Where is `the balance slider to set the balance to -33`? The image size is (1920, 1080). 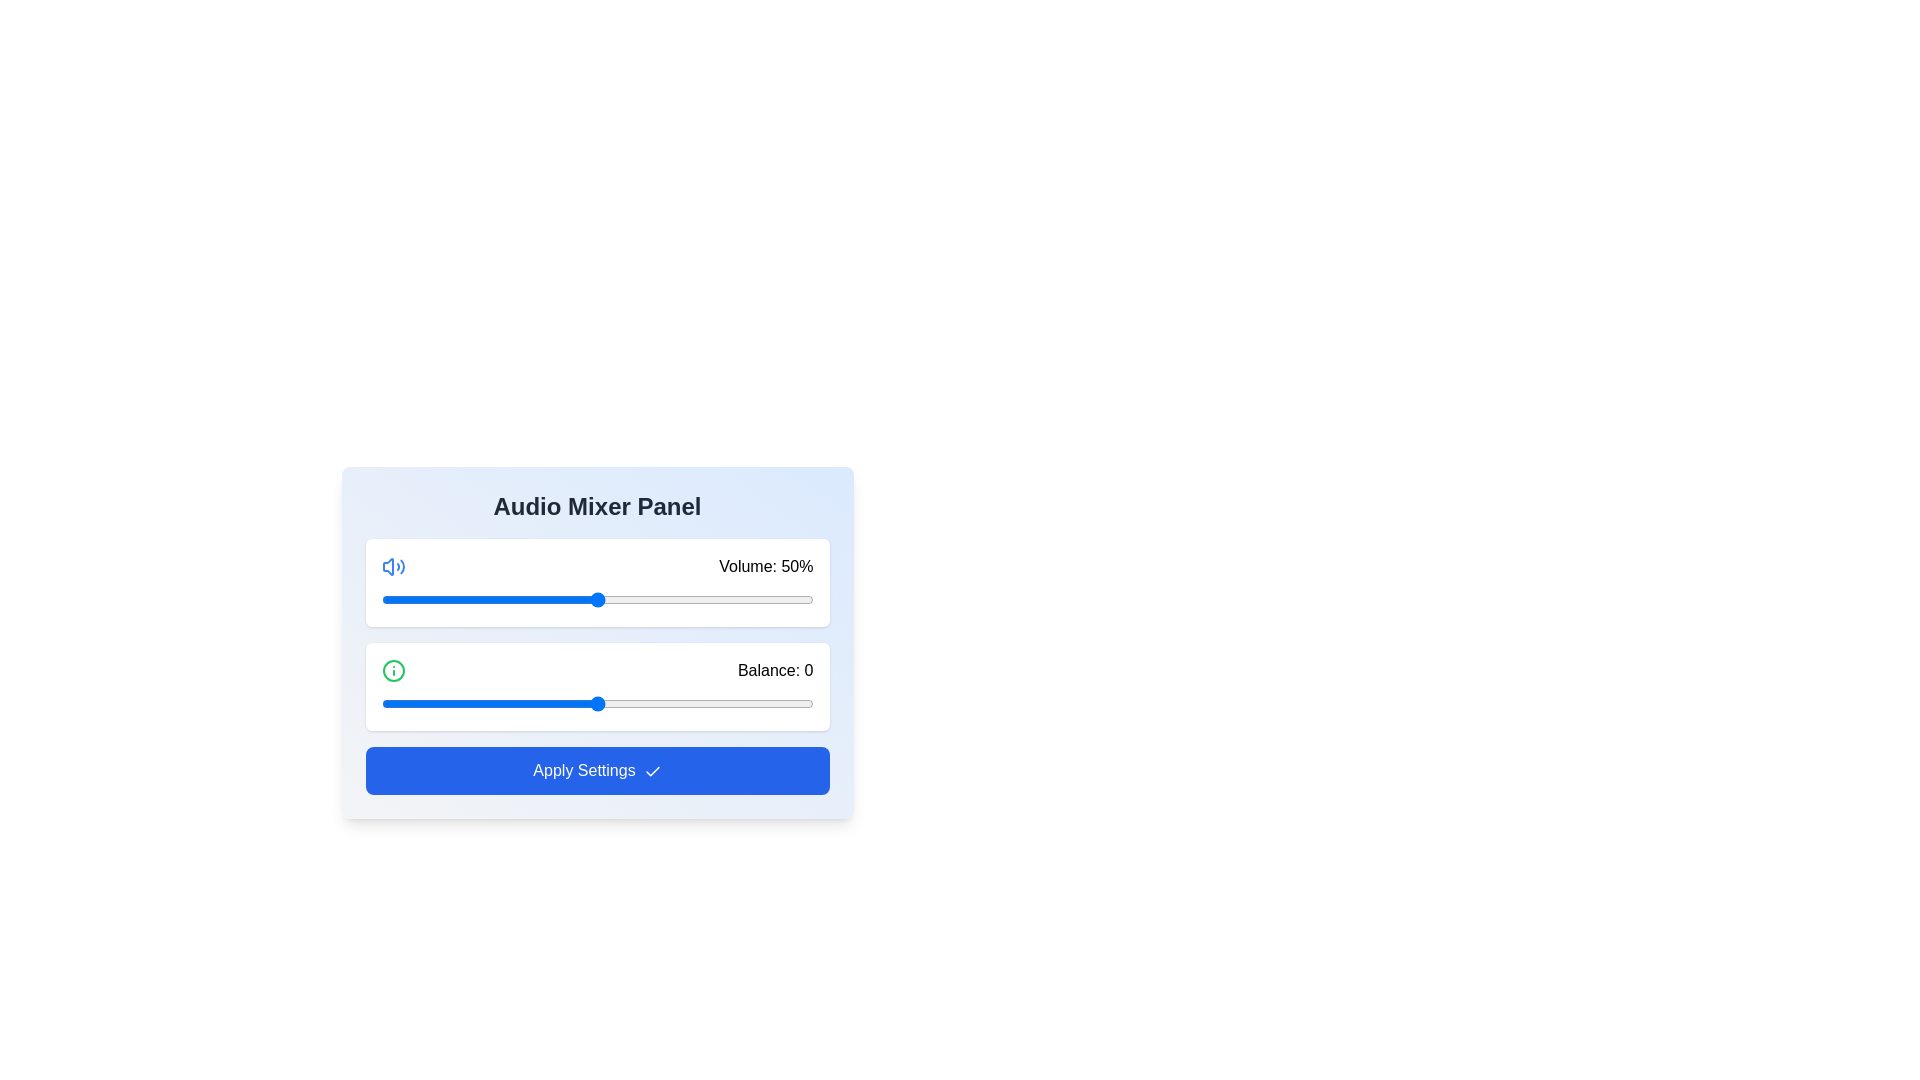 the balance slider to set the balance to -33 is located at coordinates (453, 703).